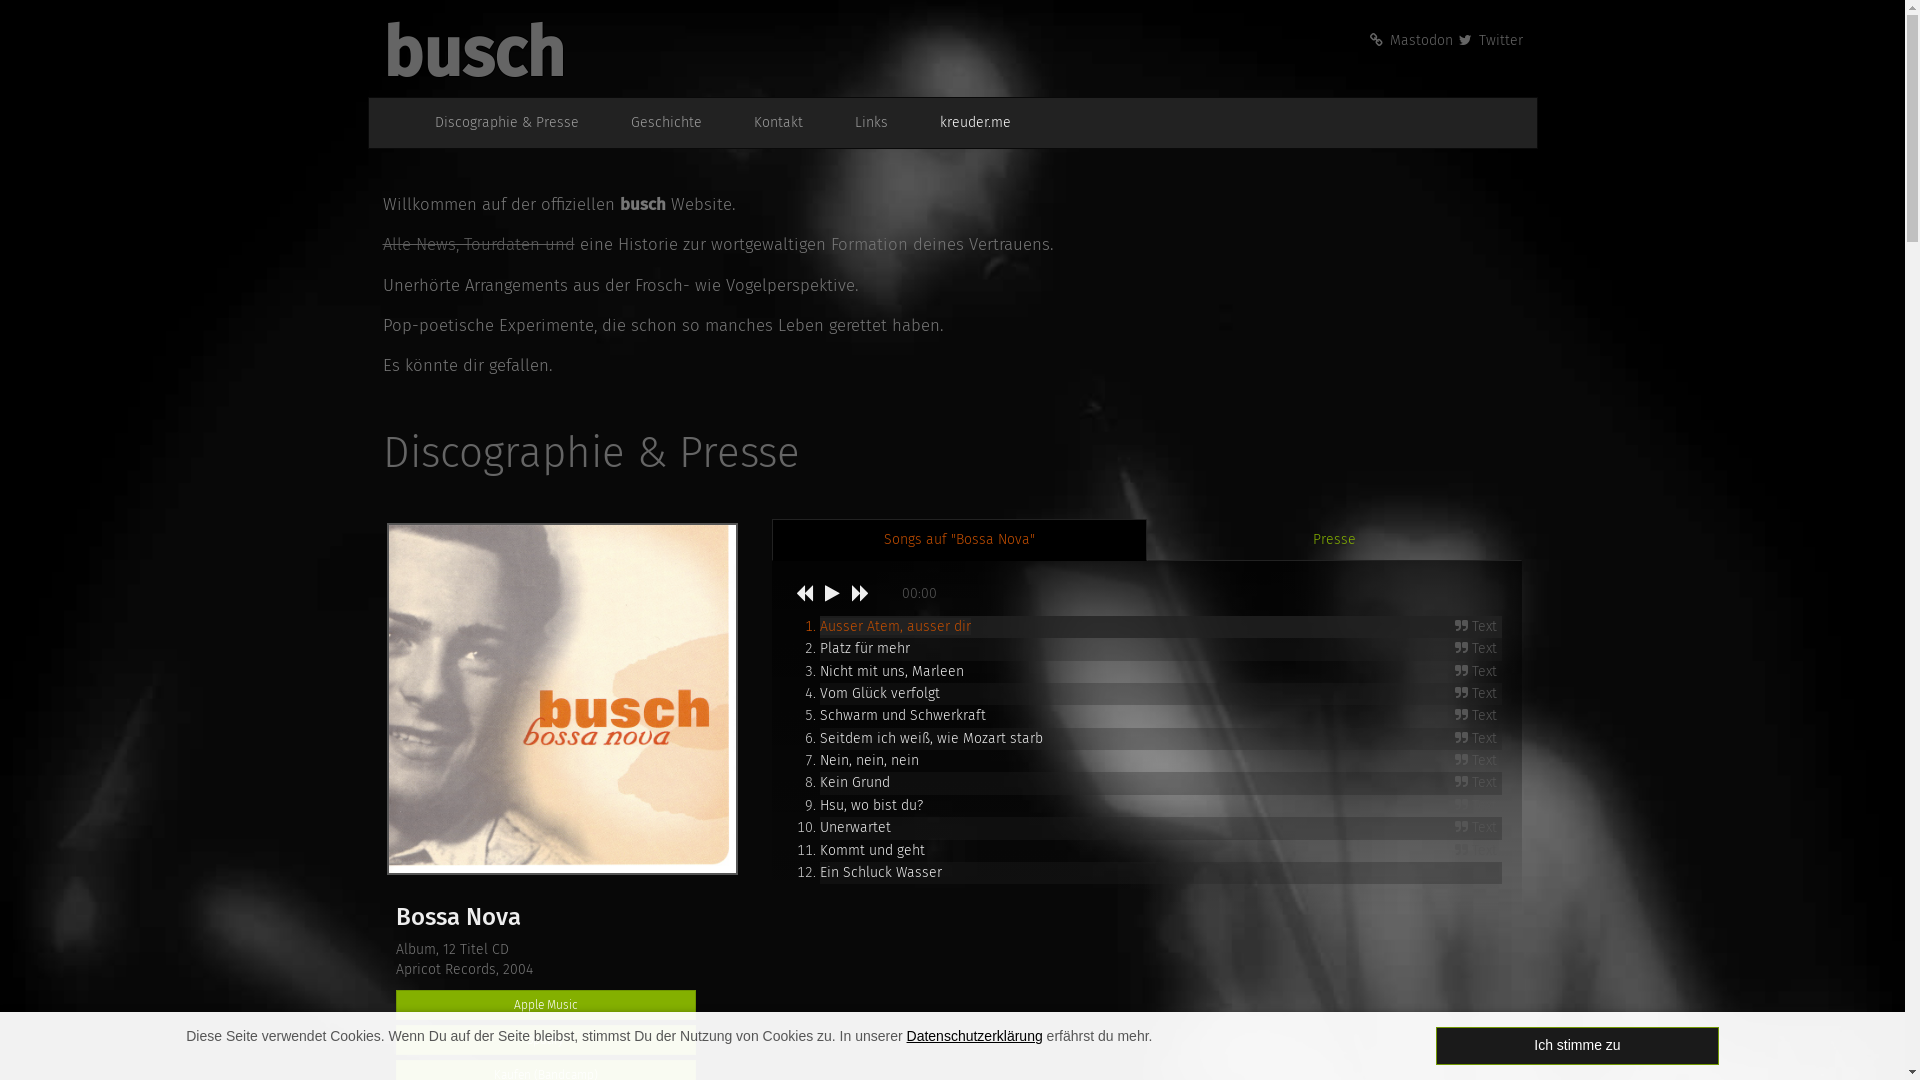 Image resolution: width=1920 pixels, height=1080 pixels. I want to click on 'Unerwartet', so click(855, 827).